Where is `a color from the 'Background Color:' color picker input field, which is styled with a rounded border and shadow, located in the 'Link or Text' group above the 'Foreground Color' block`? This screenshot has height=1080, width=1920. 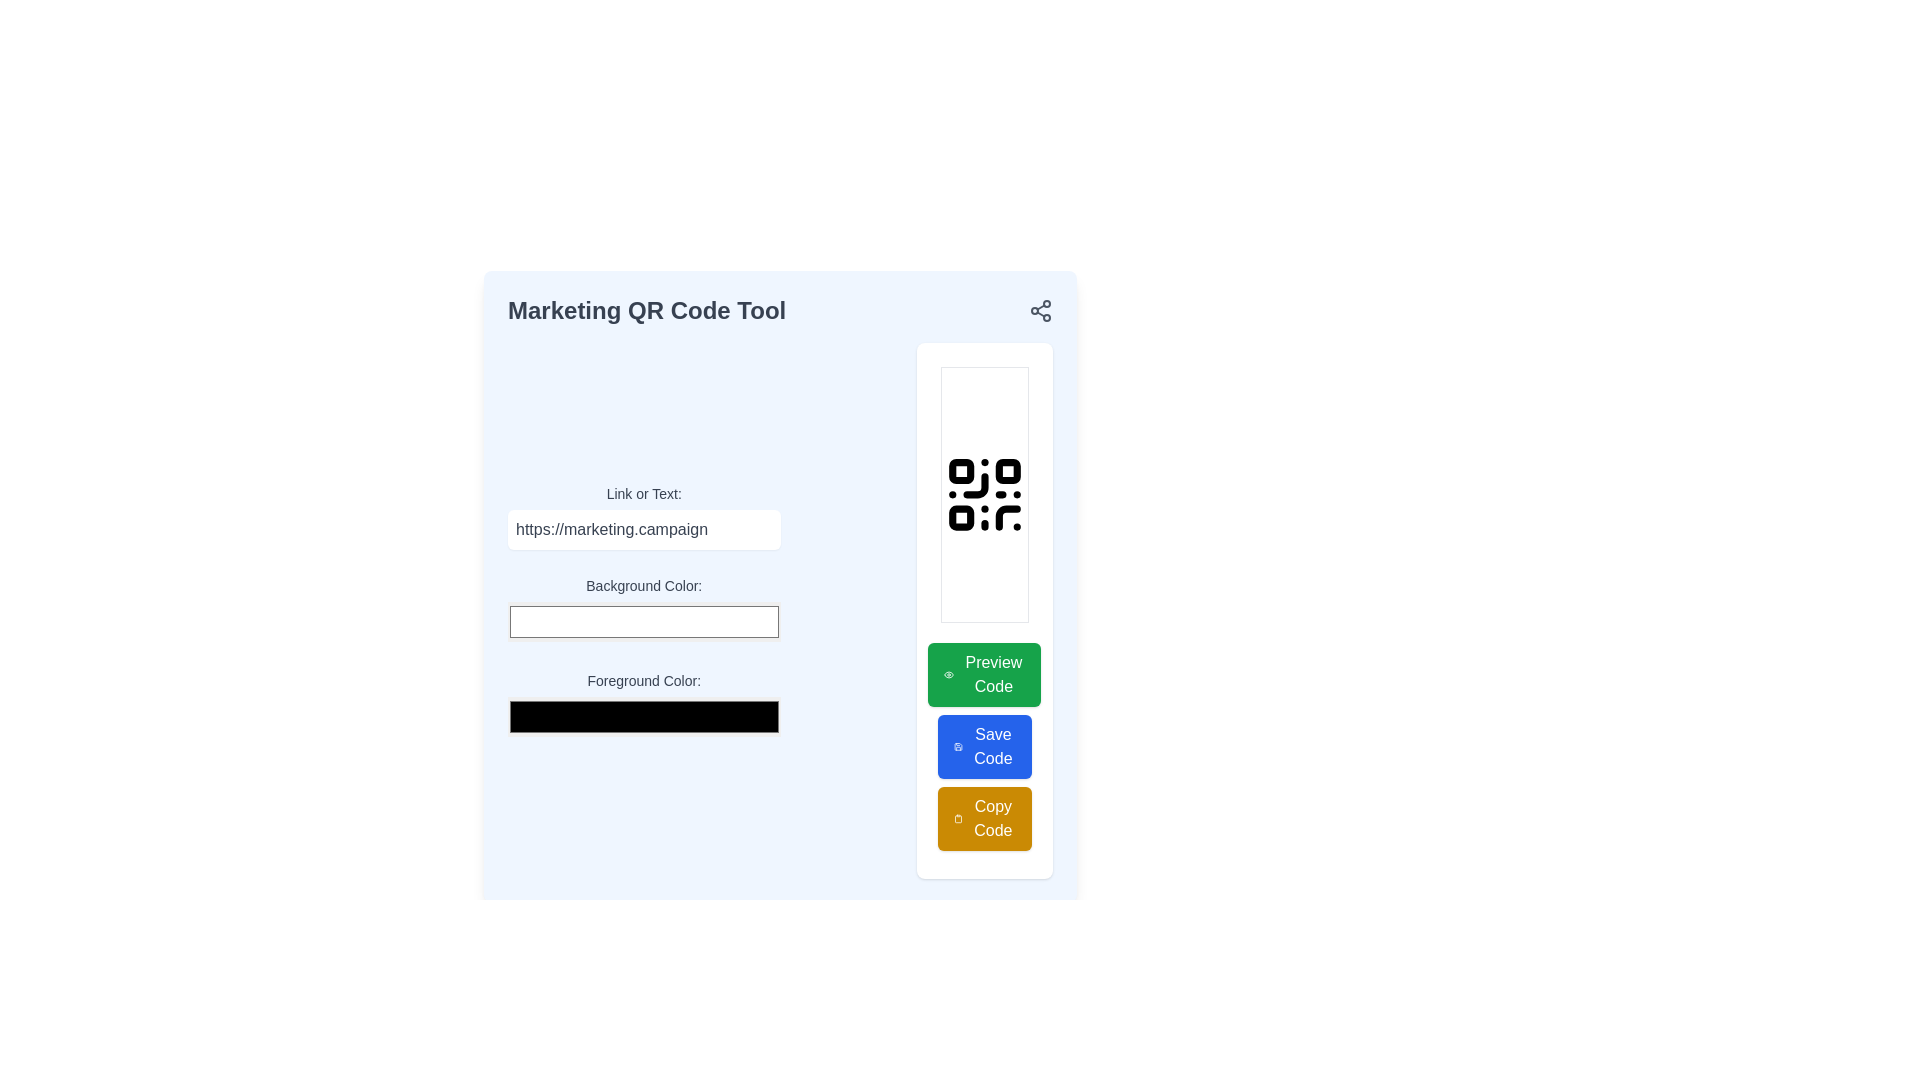 a color from the 'Background Color:' color picker input field, which is styled with a rounded border and shadow, located in the 'Link or Text' group above the 'Foreground Color' block is located at coordinates (779, 609).